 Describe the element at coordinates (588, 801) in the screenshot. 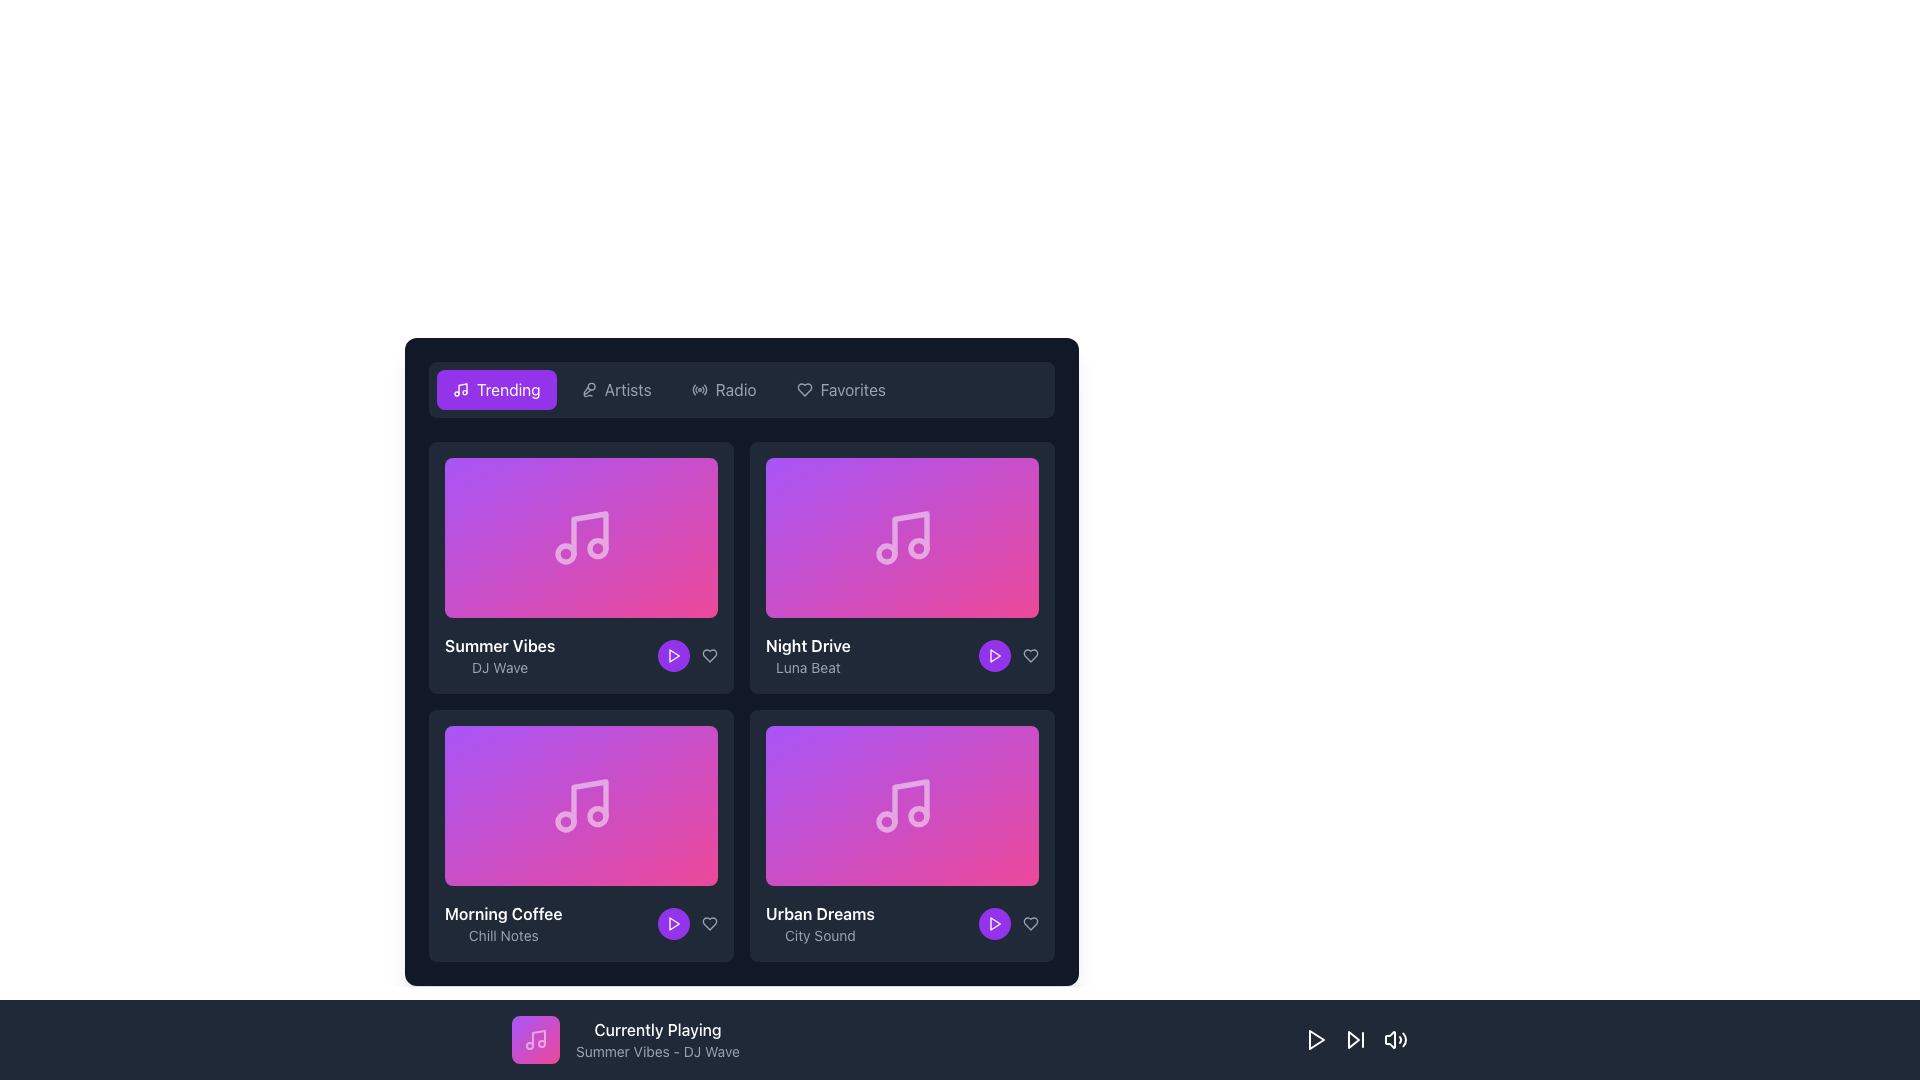

I see `the vertical line element representing a music note's stem in the 'Morning Coffee' section of the SVG icon` at that location.